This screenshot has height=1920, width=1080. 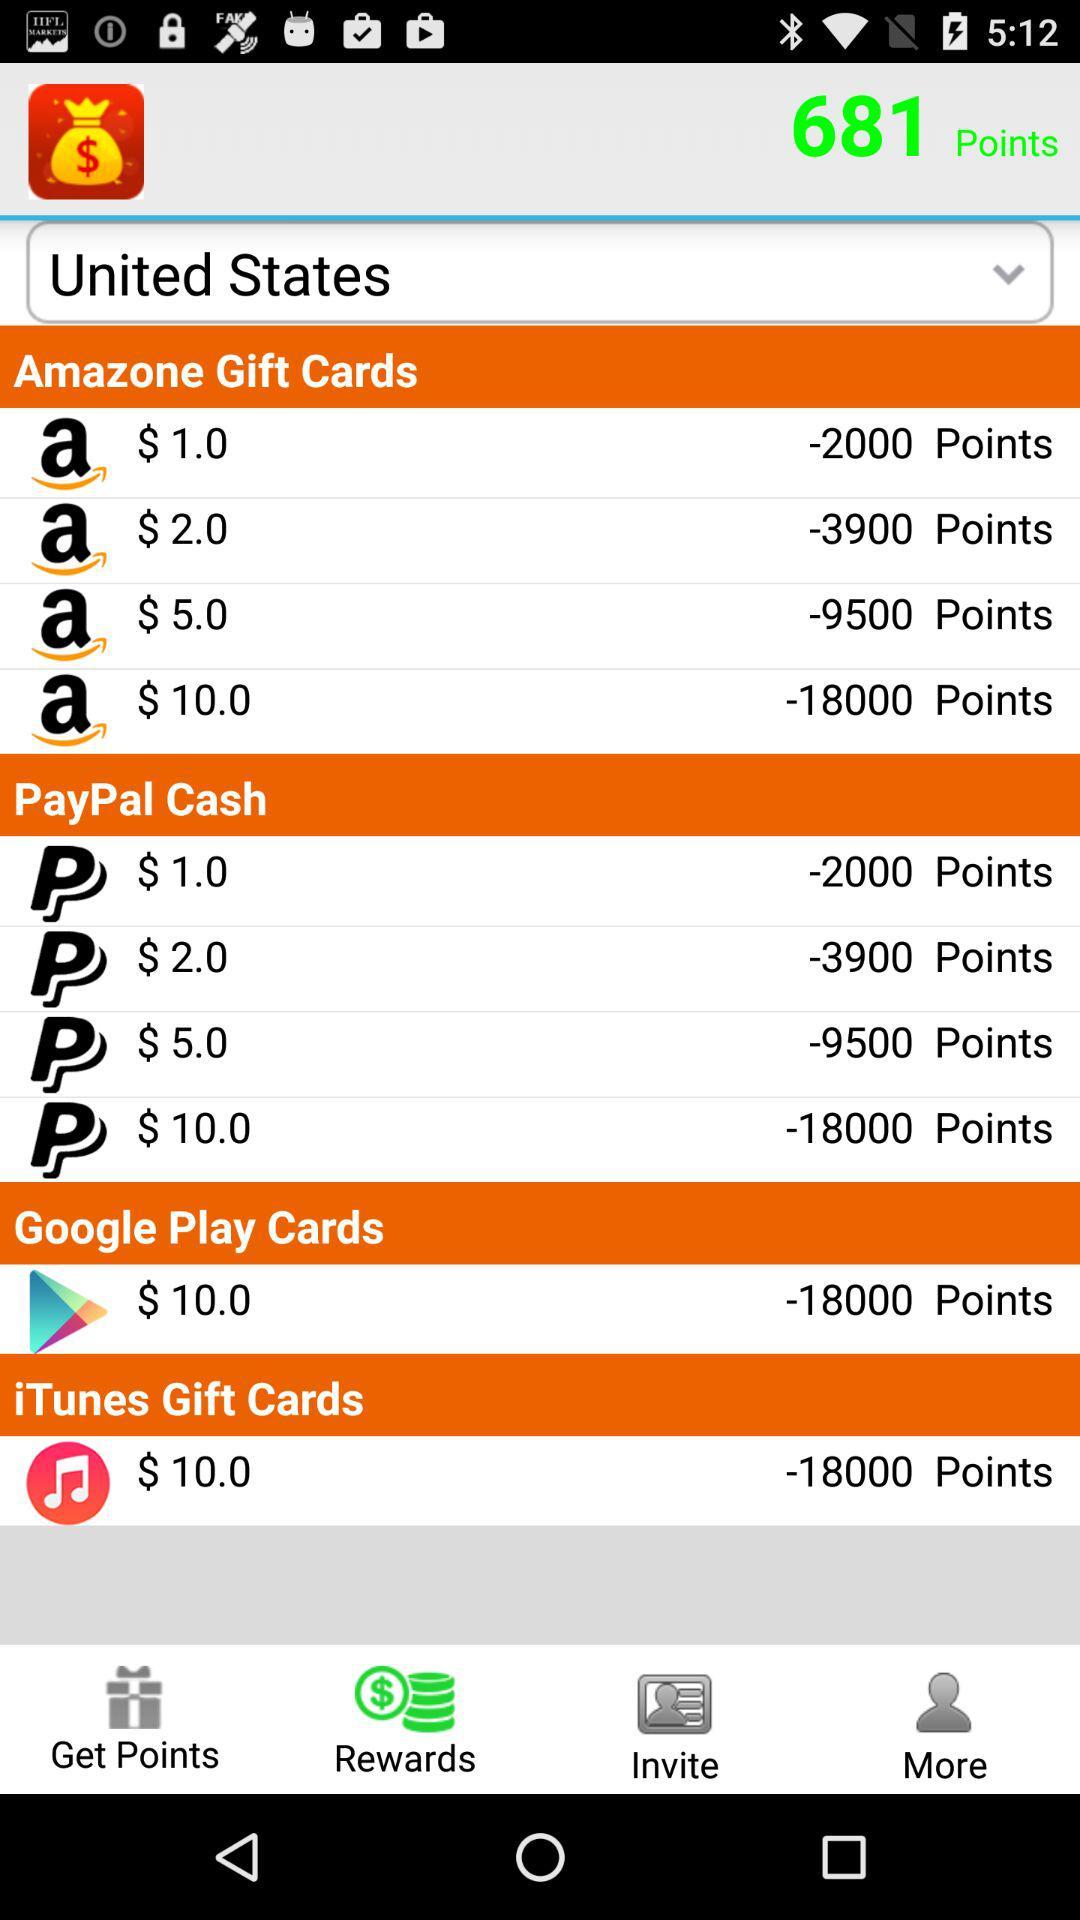 What do you see at coordinates (945, 1718) in the screenshot?
I see `the radio button to the right of the invite radio button` at bounding box center [945, 1718].